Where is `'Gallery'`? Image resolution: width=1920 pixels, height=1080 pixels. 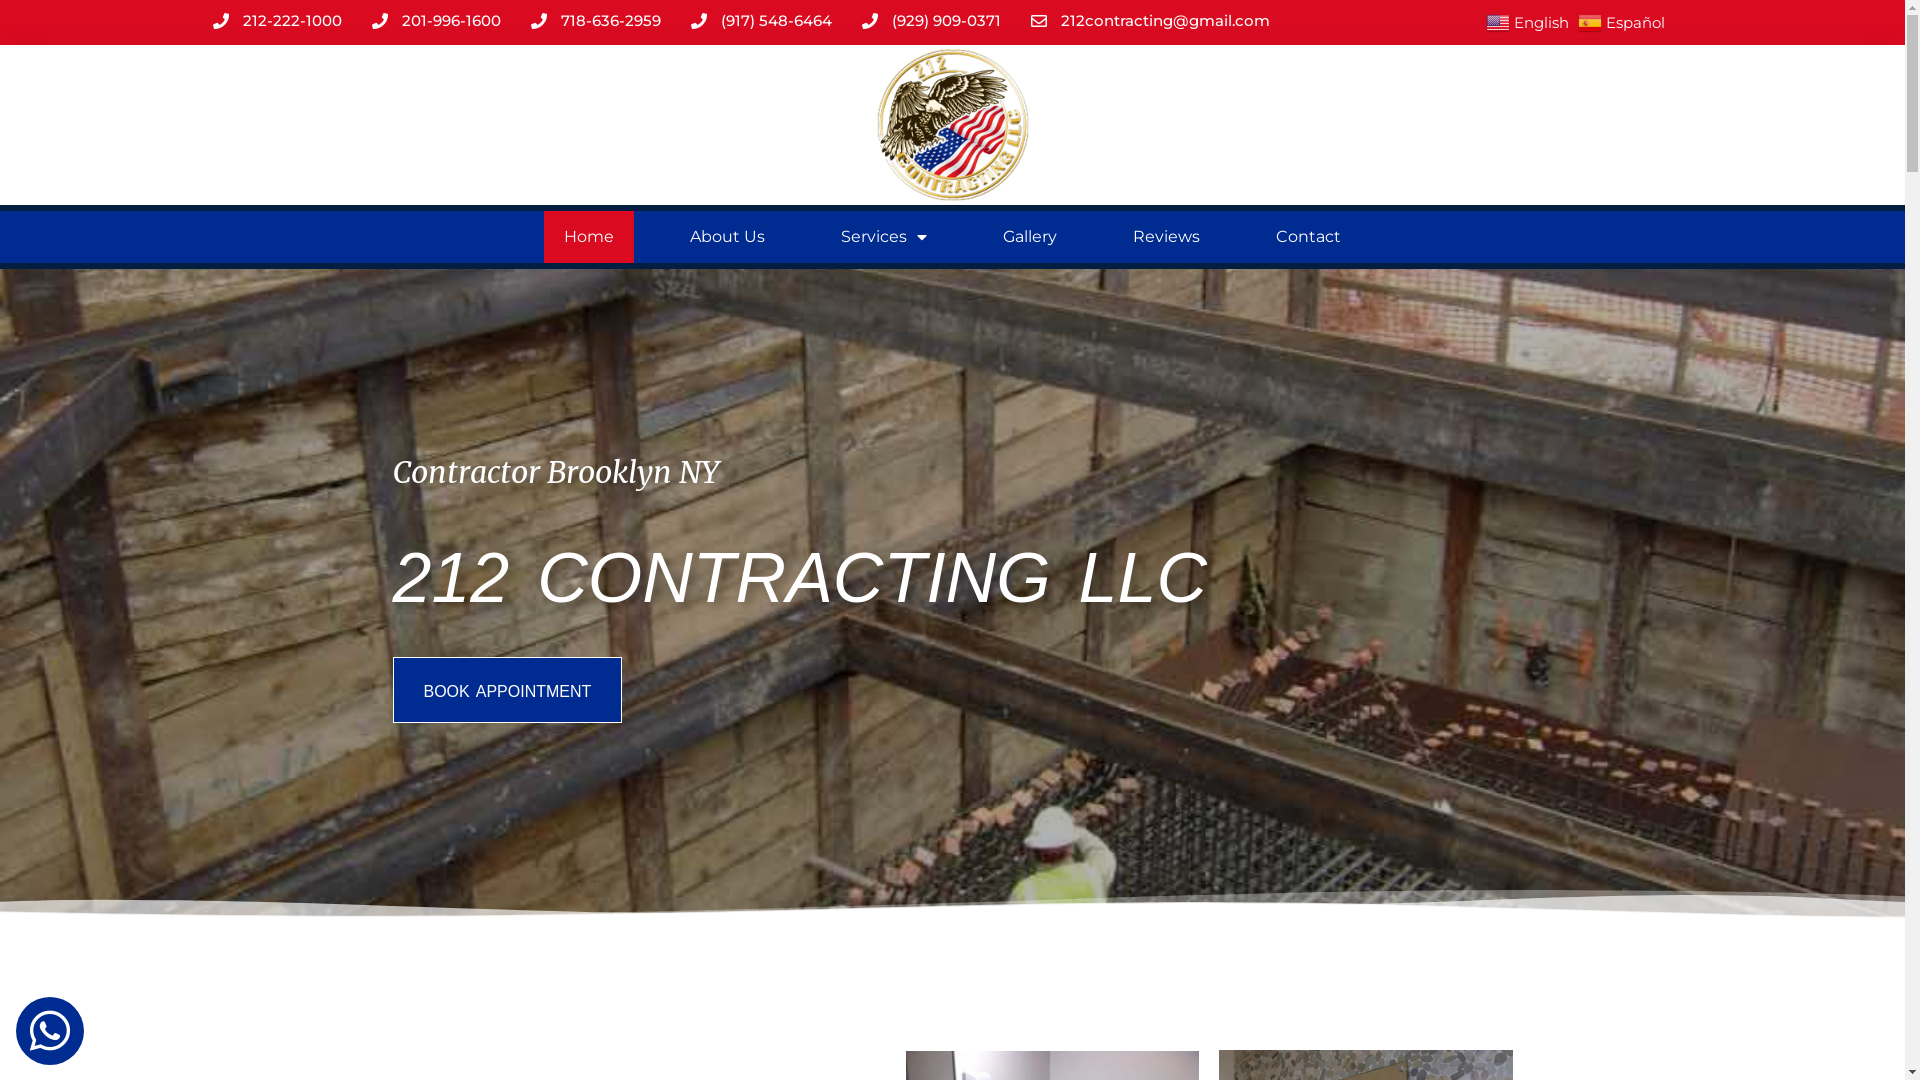
'Gallery' is located at coordinates (1030, 235).